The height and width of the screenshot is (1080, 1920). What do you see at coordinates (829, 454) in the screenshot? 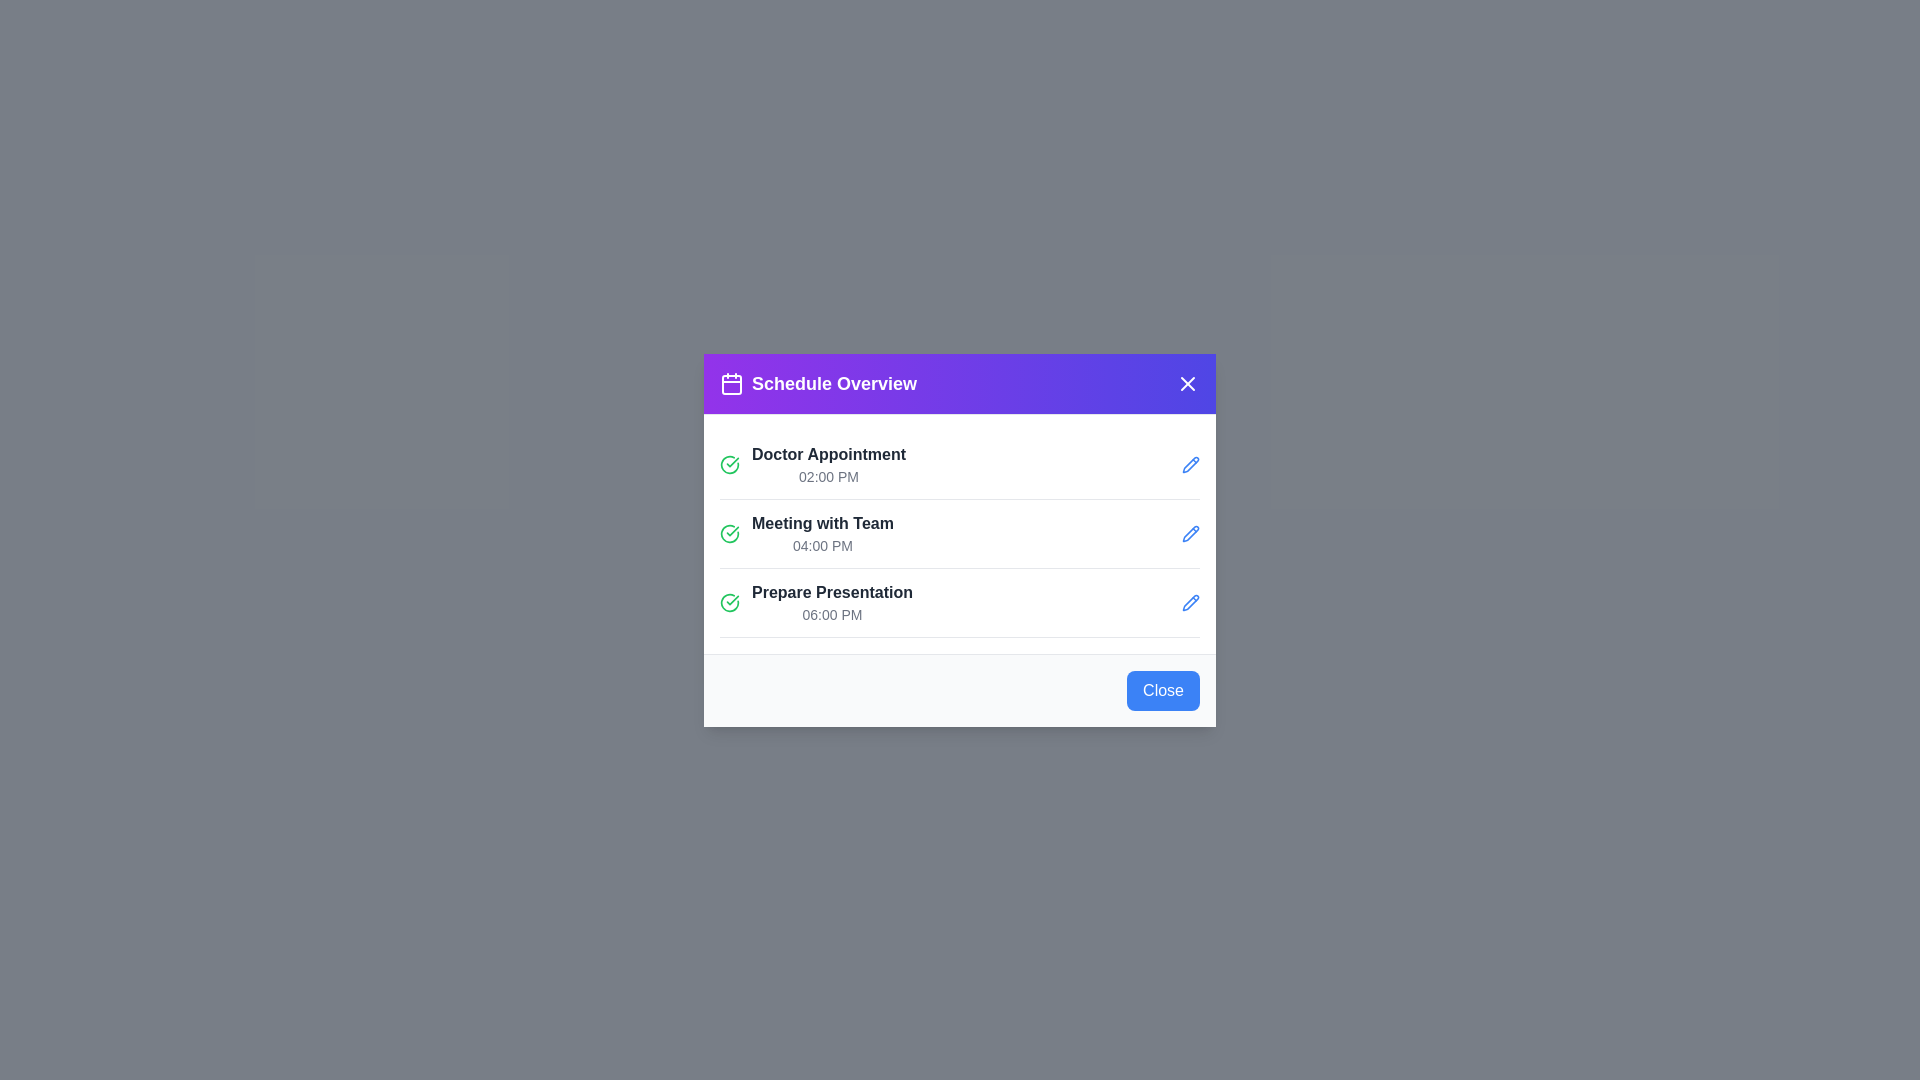
I see `the bold text label that reads 'Doctor Appointment' located at the top-left corner of a list entry in the 'Schedule Overview' dialog` at bounding box center [829, 454].